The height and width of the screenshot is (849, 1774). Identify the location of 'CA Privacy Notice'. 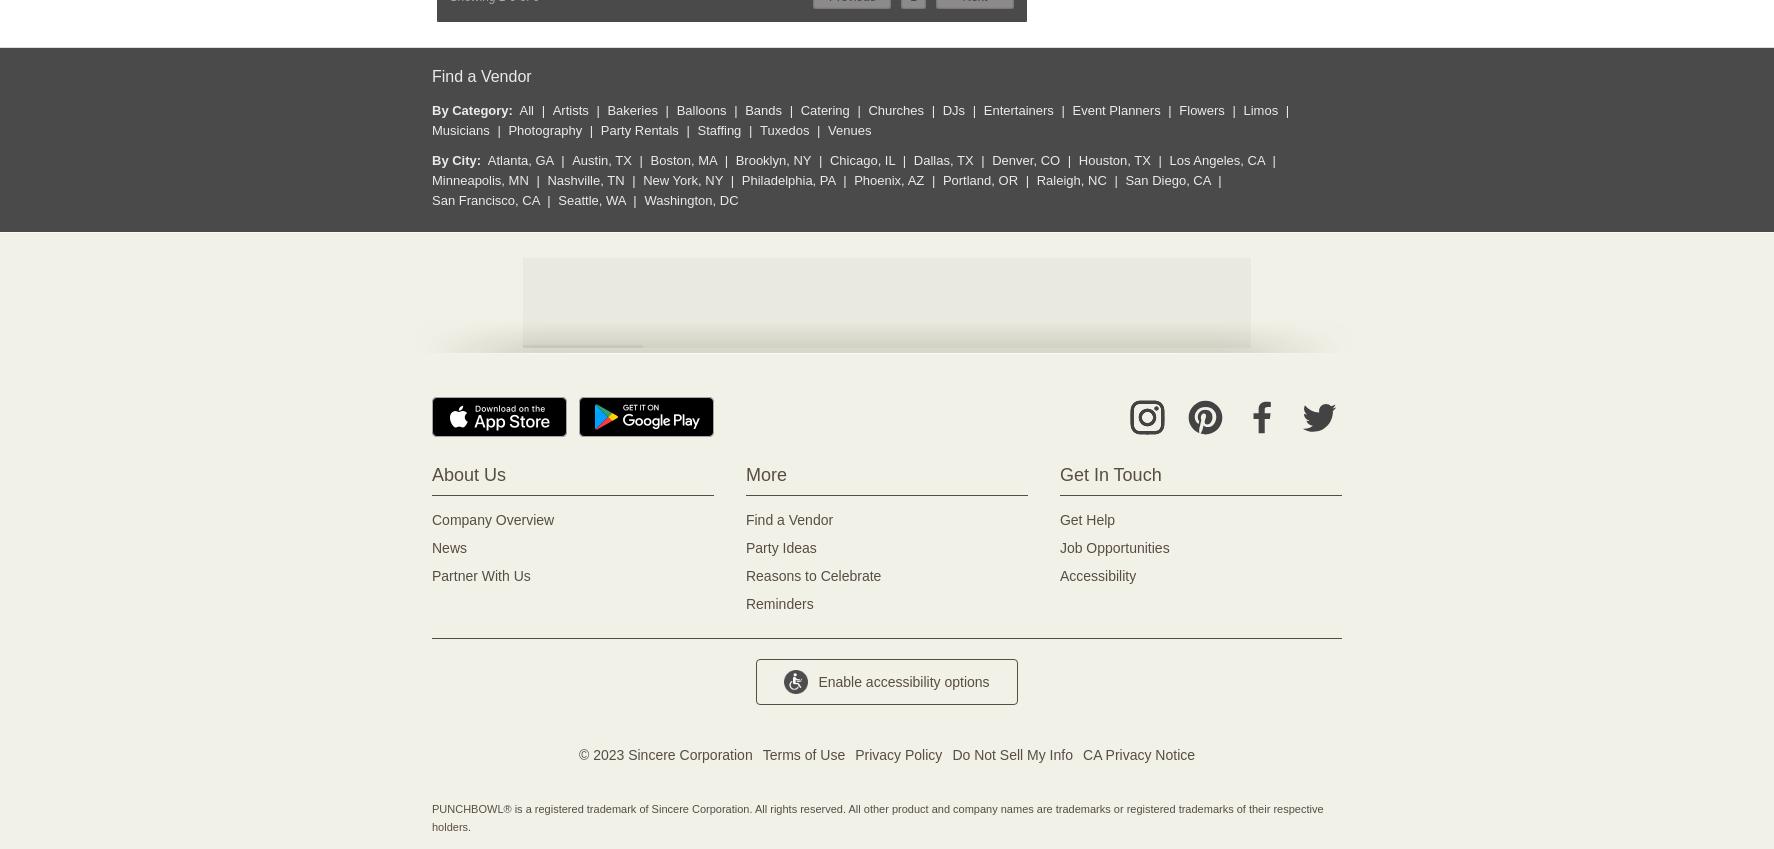
(1138, 754).